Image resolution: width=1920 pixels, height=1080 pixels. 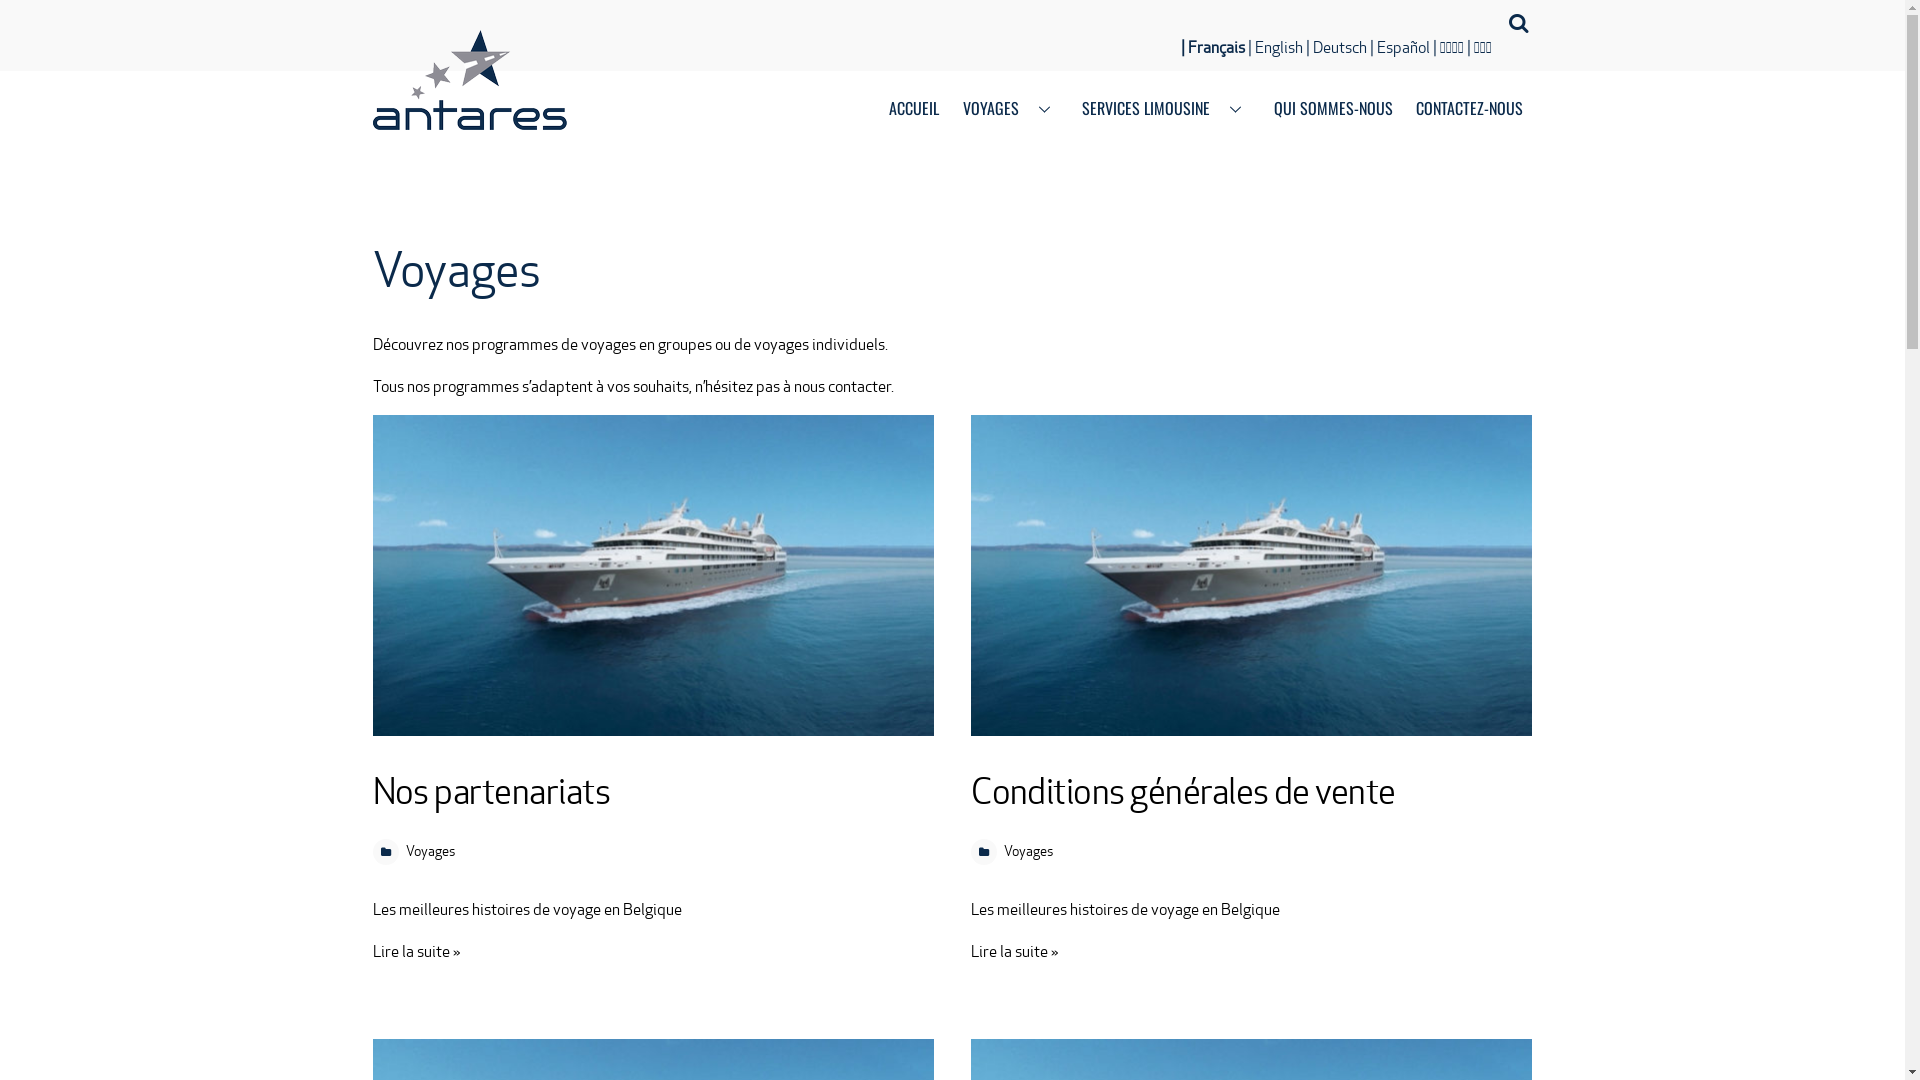 What do you see at coordinates (1274, 46) in the screenshot?
I see `'English'` at bounding box center [1274, 46].